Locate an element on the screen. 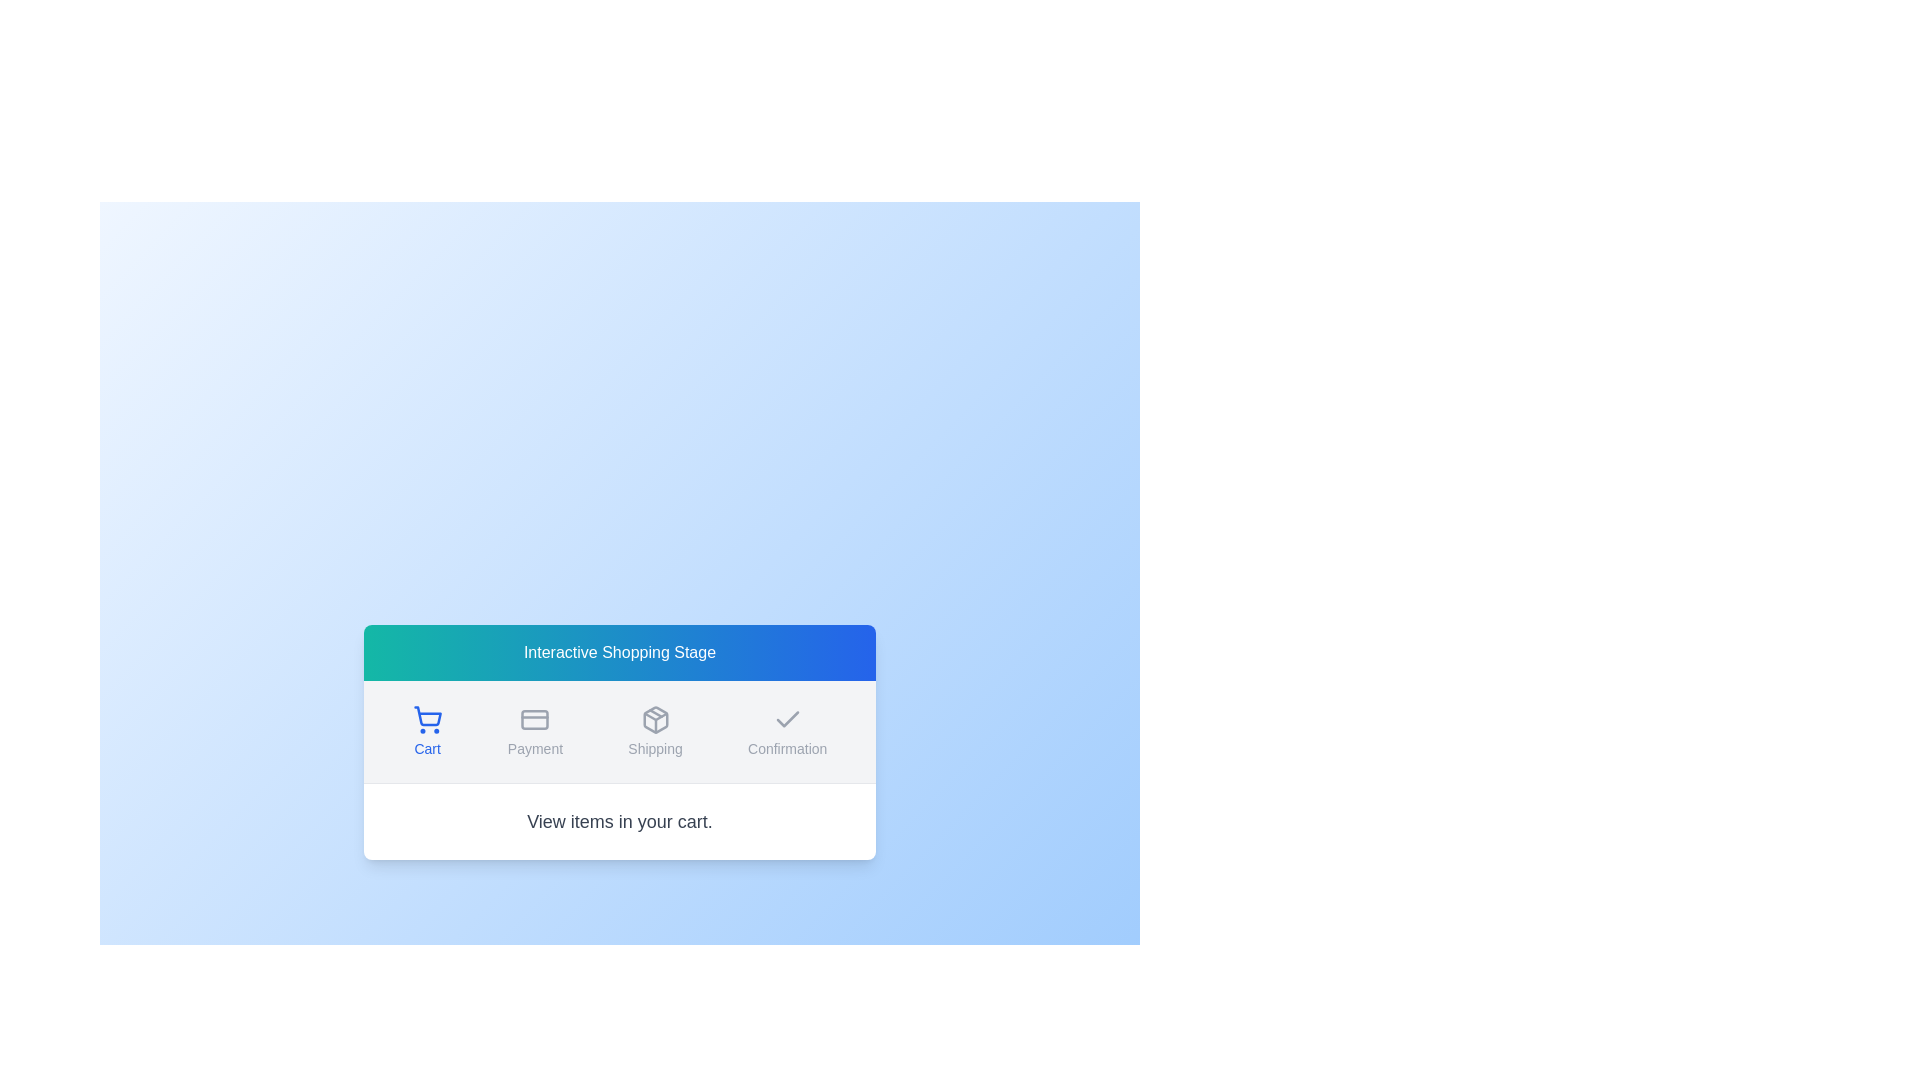  the 'Cart' navigation button located under the 'Interactive Shopping Stage' header is located at coordinates (426, 731).